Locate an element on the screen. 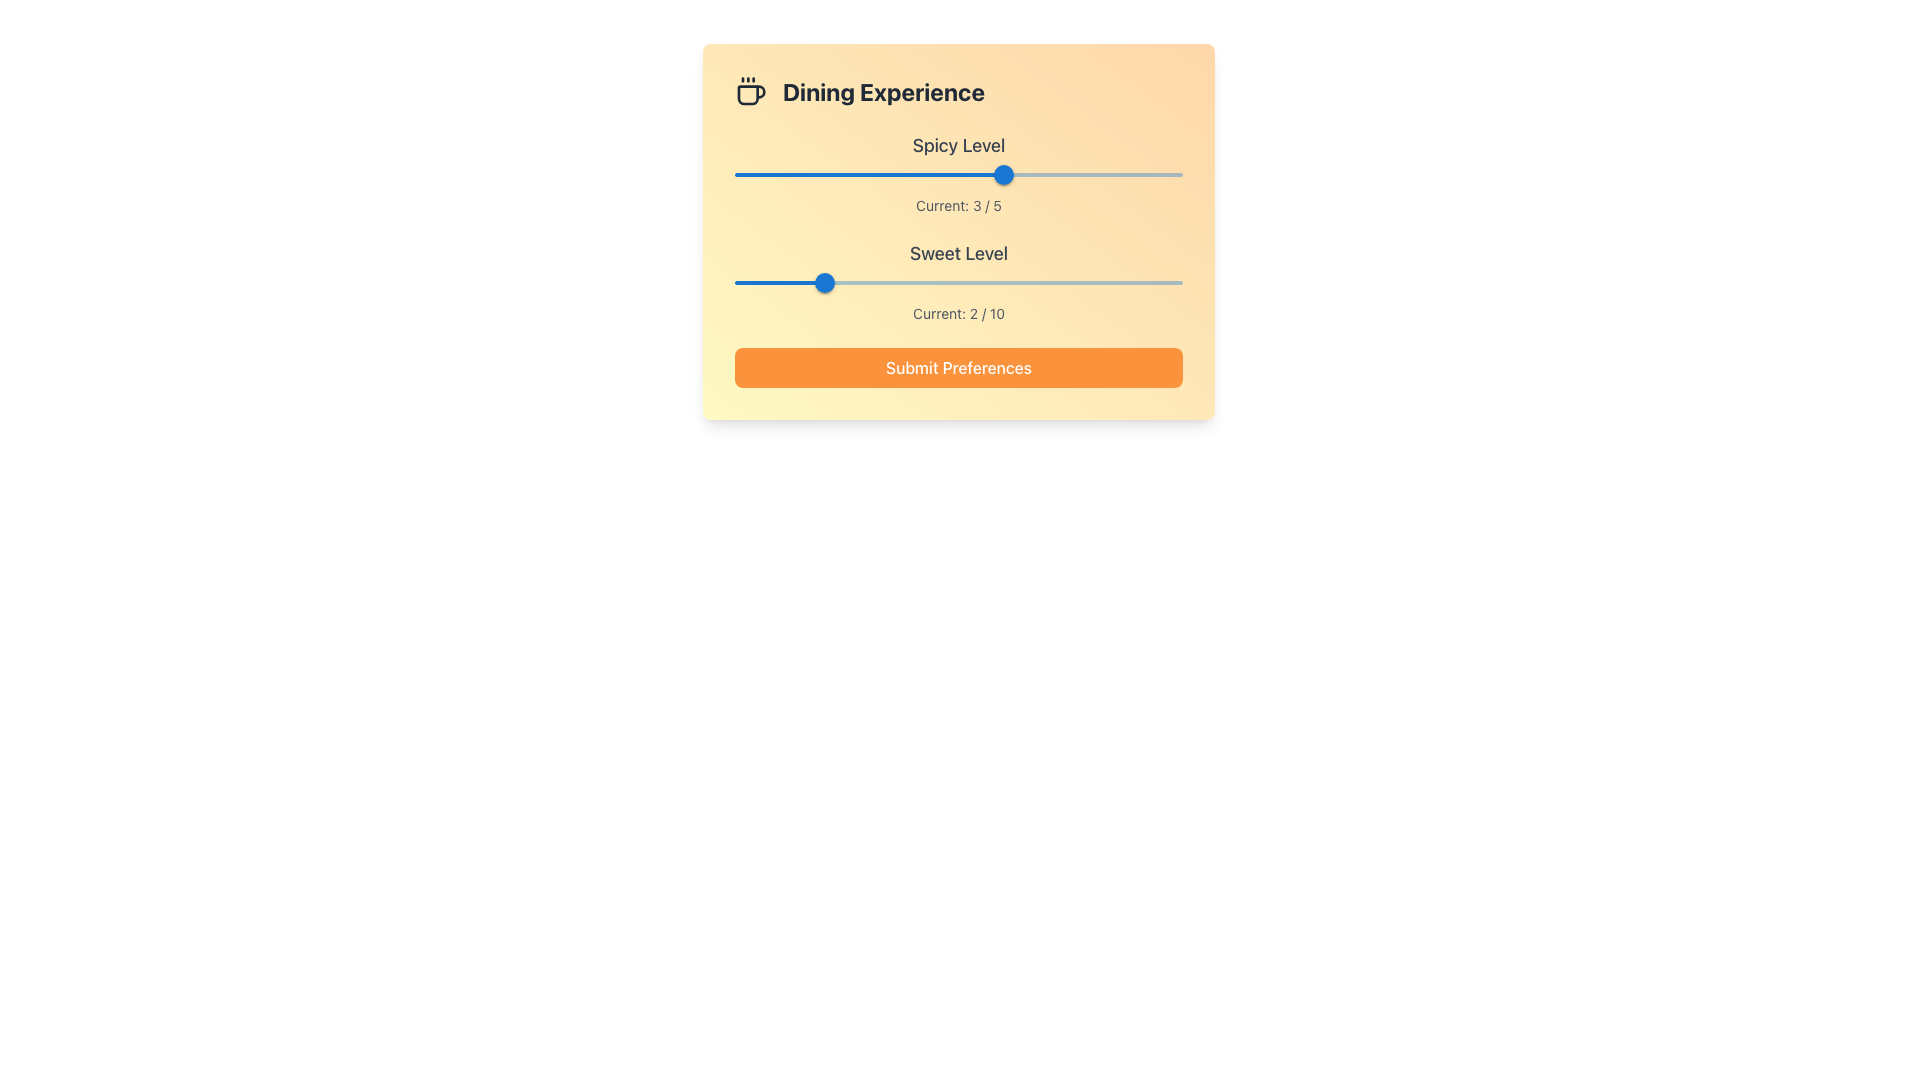 This screenshot has width=1920, height=1080. the spicy level is located at coordinates (846, 173).